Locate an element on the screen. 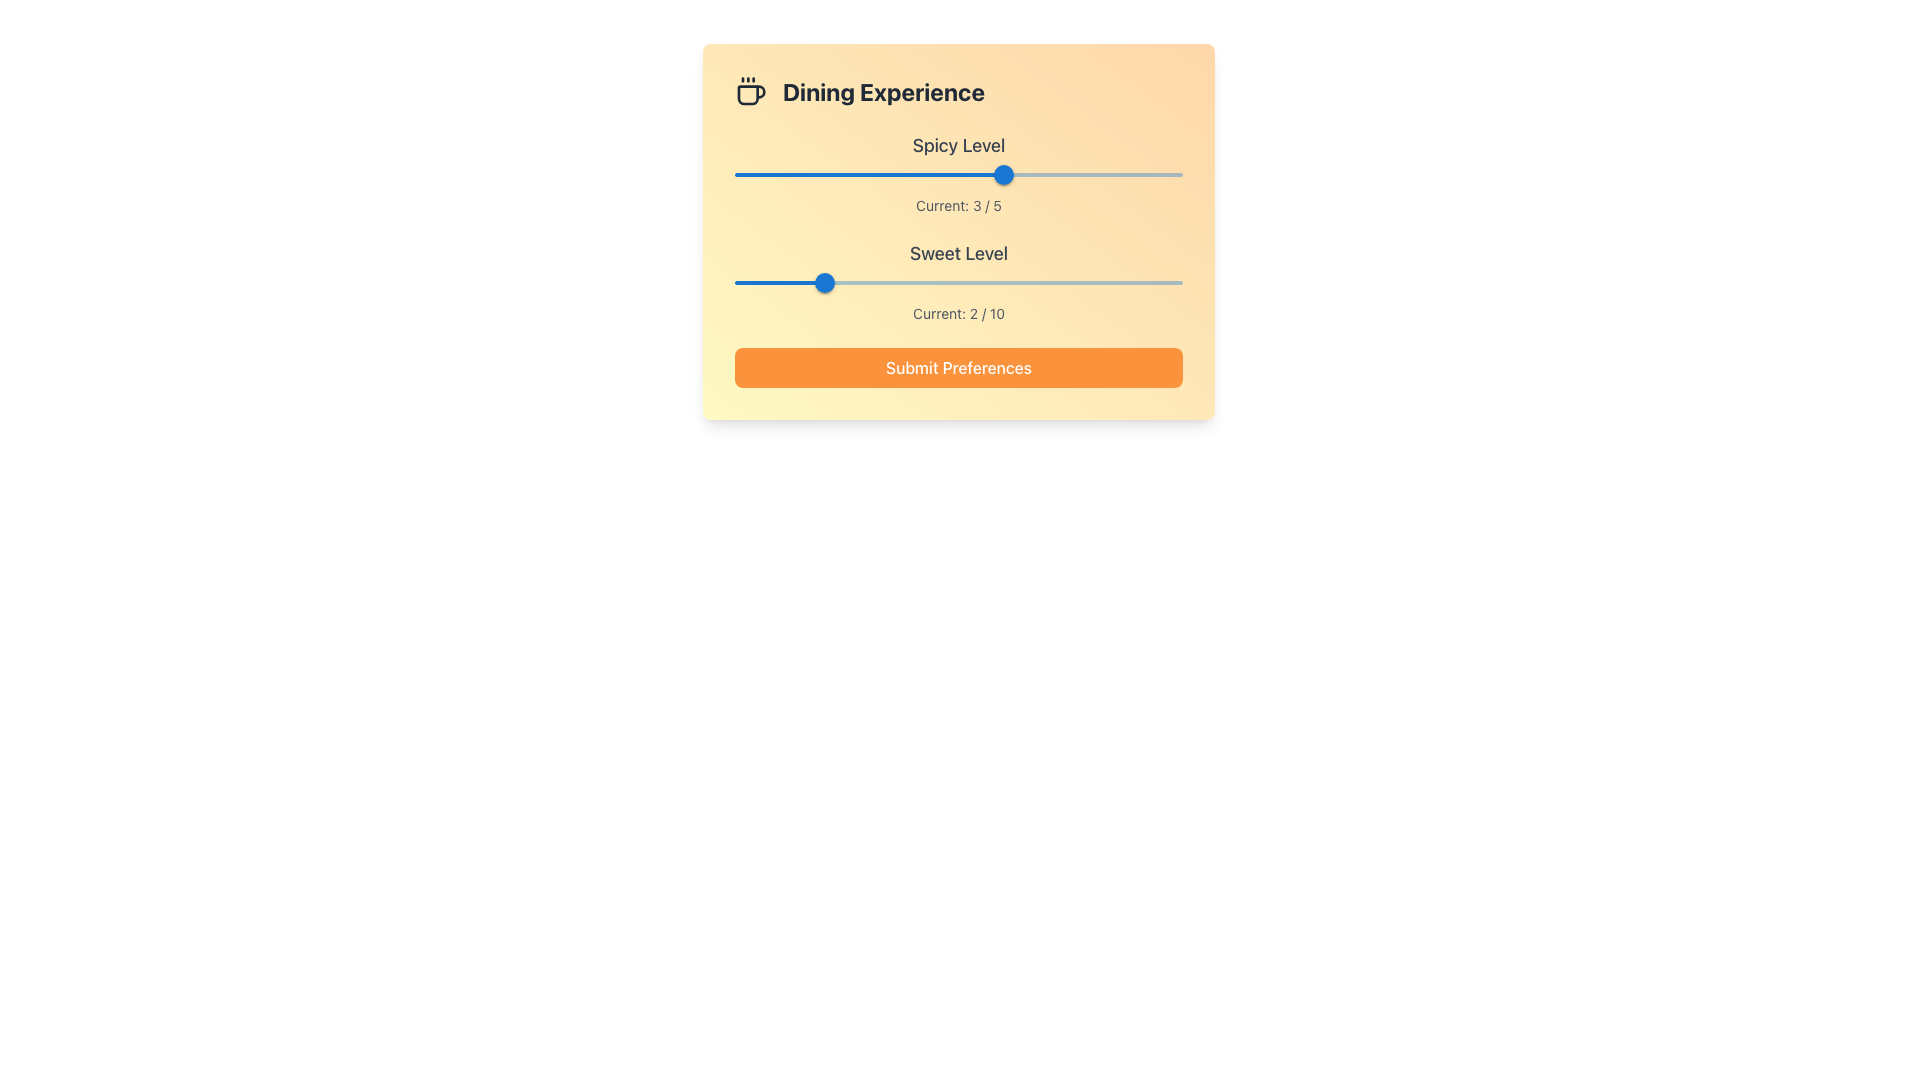 This screenshot has width=1920, height=1080. the spicy level is located at coordinates (846, 173).